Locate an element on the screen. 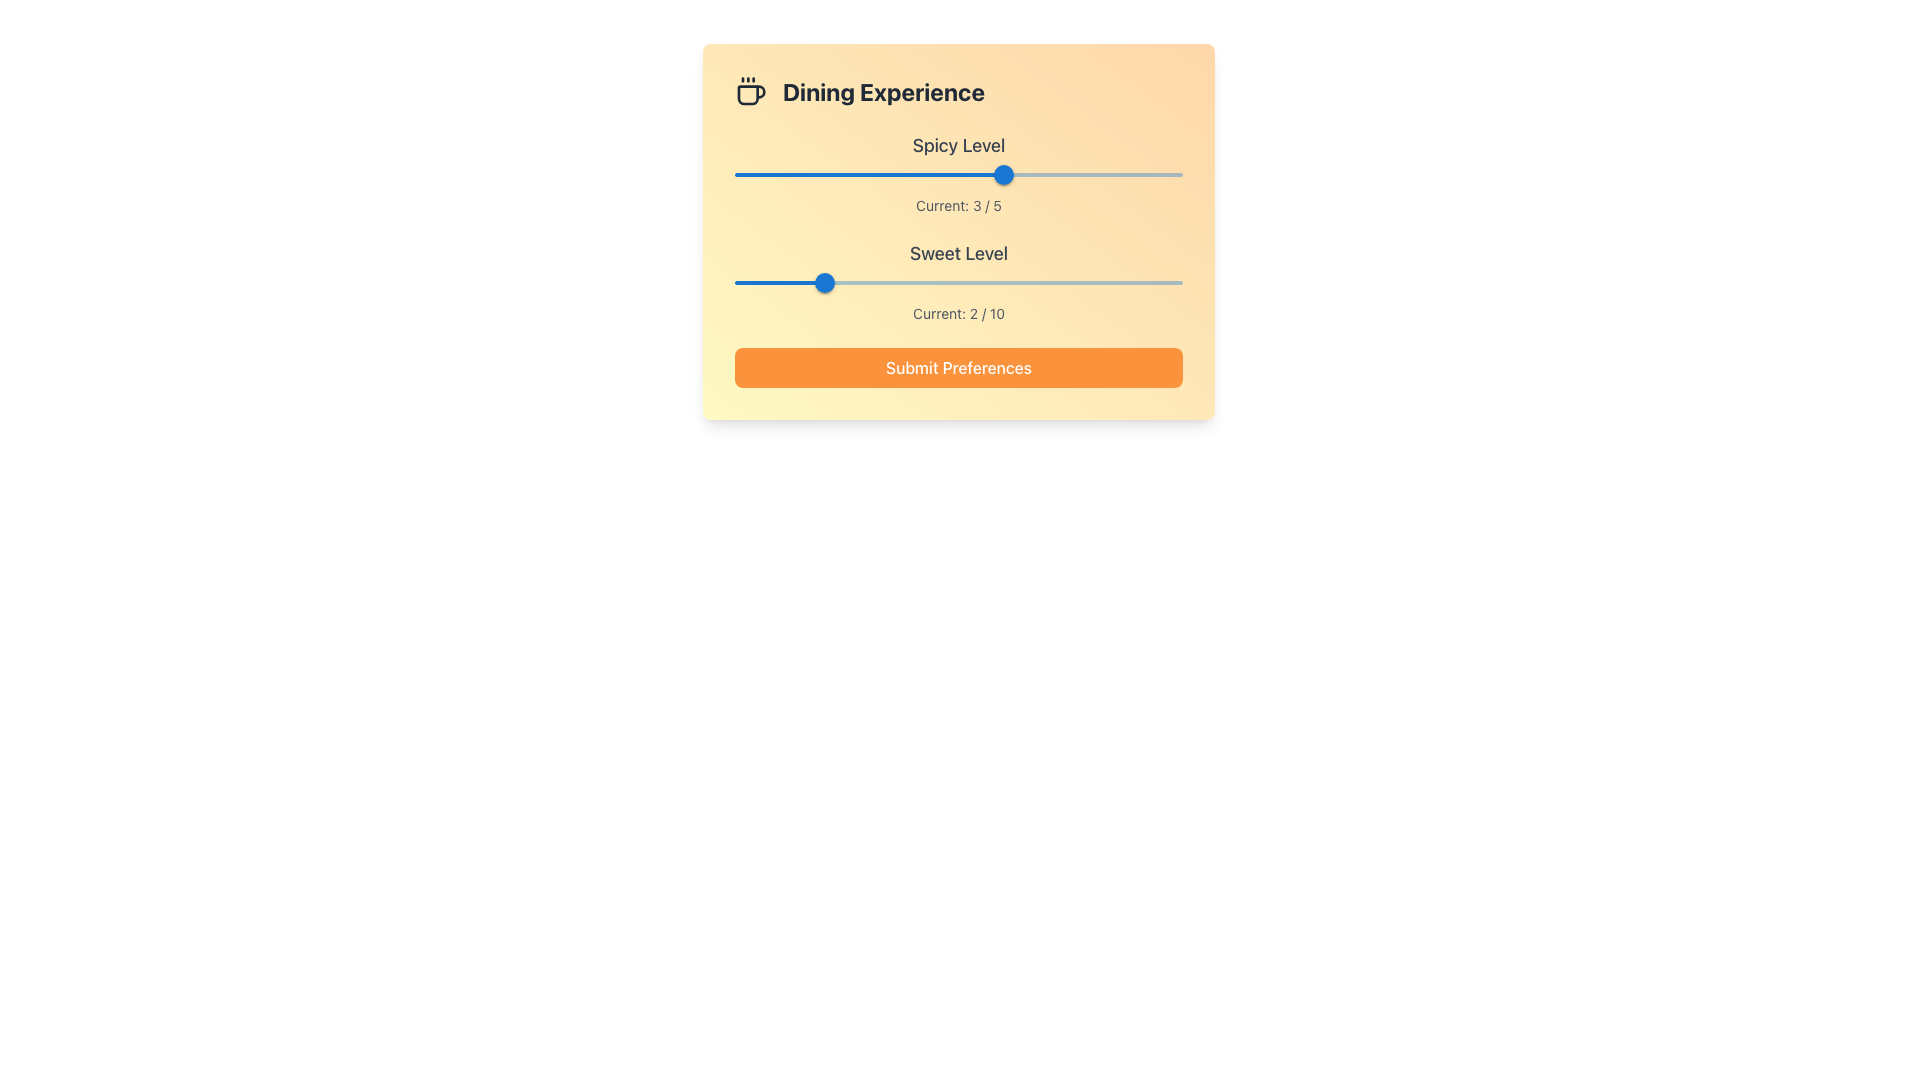 This screenshot has width=1920, height=1080. the spicy level is located at coordinates (846, 173).